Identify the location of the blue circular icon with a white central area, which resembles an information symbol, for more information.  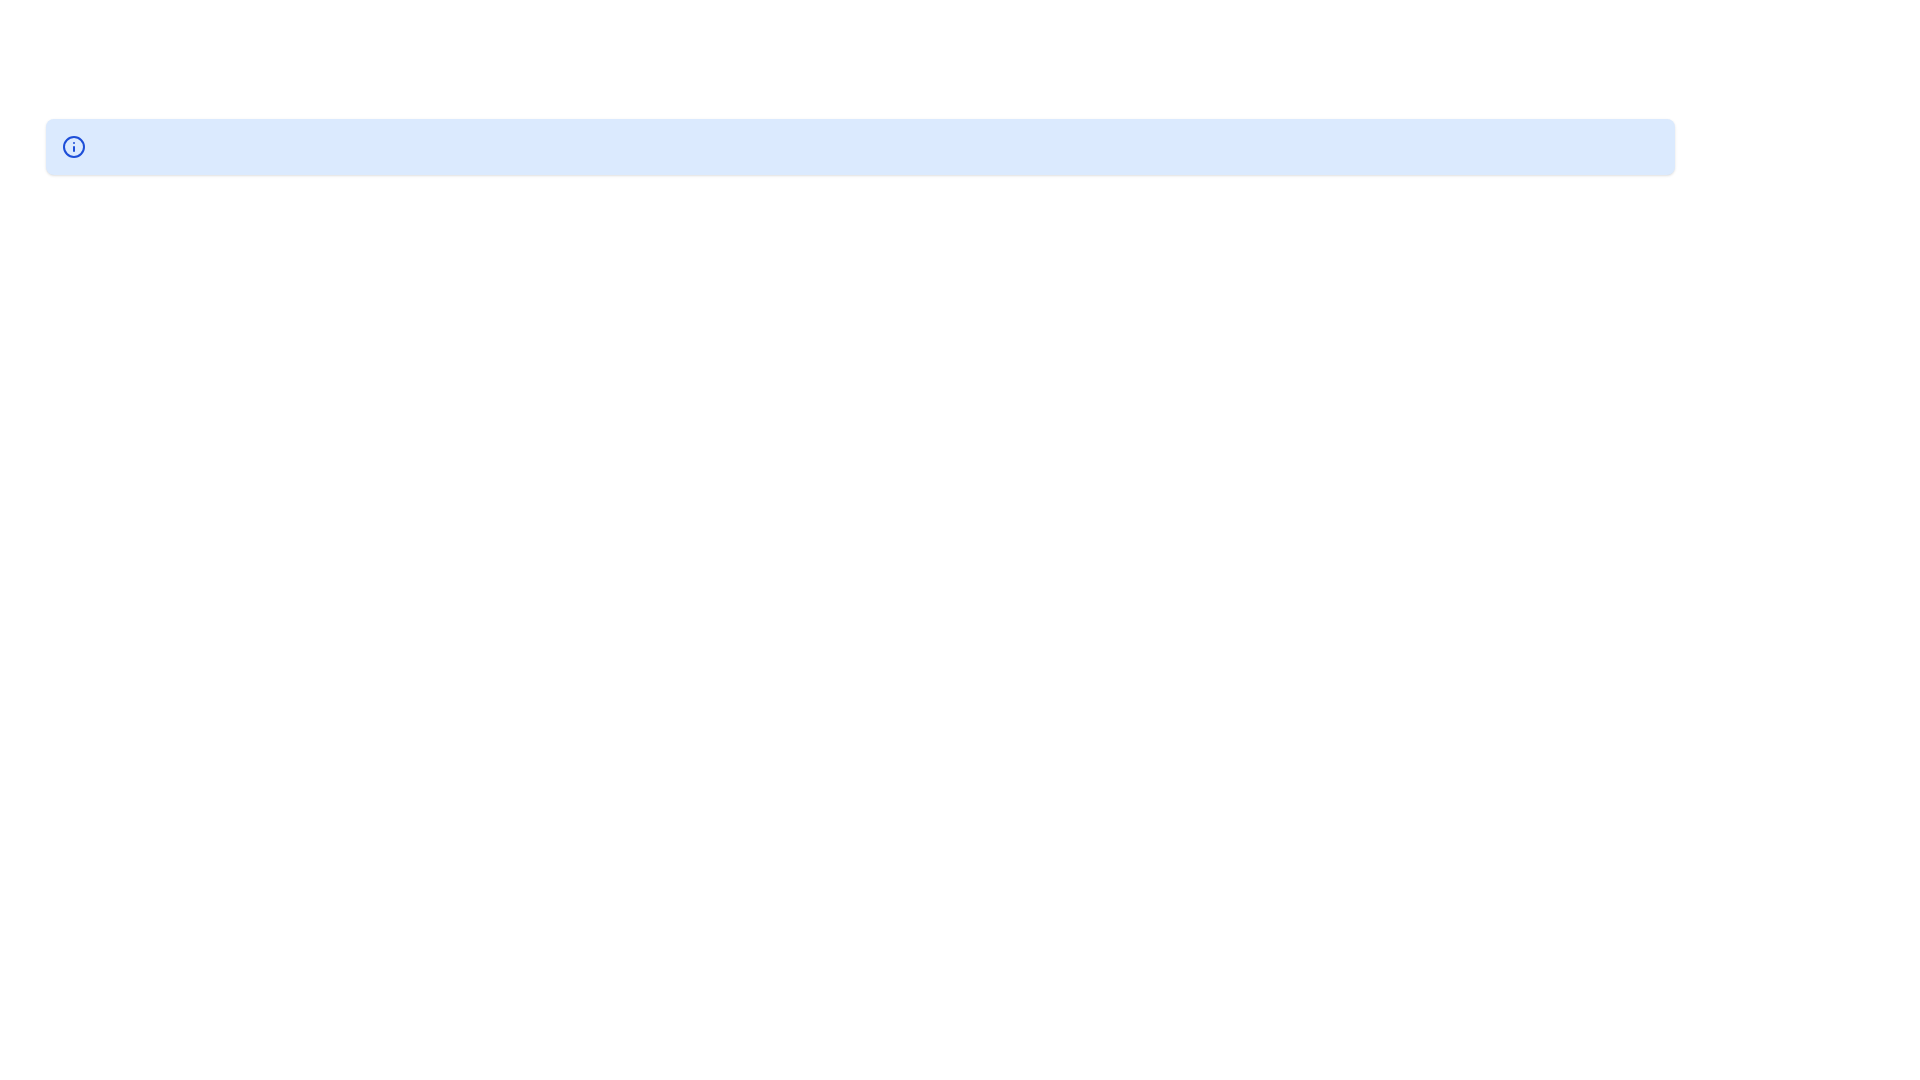
(73, 145).